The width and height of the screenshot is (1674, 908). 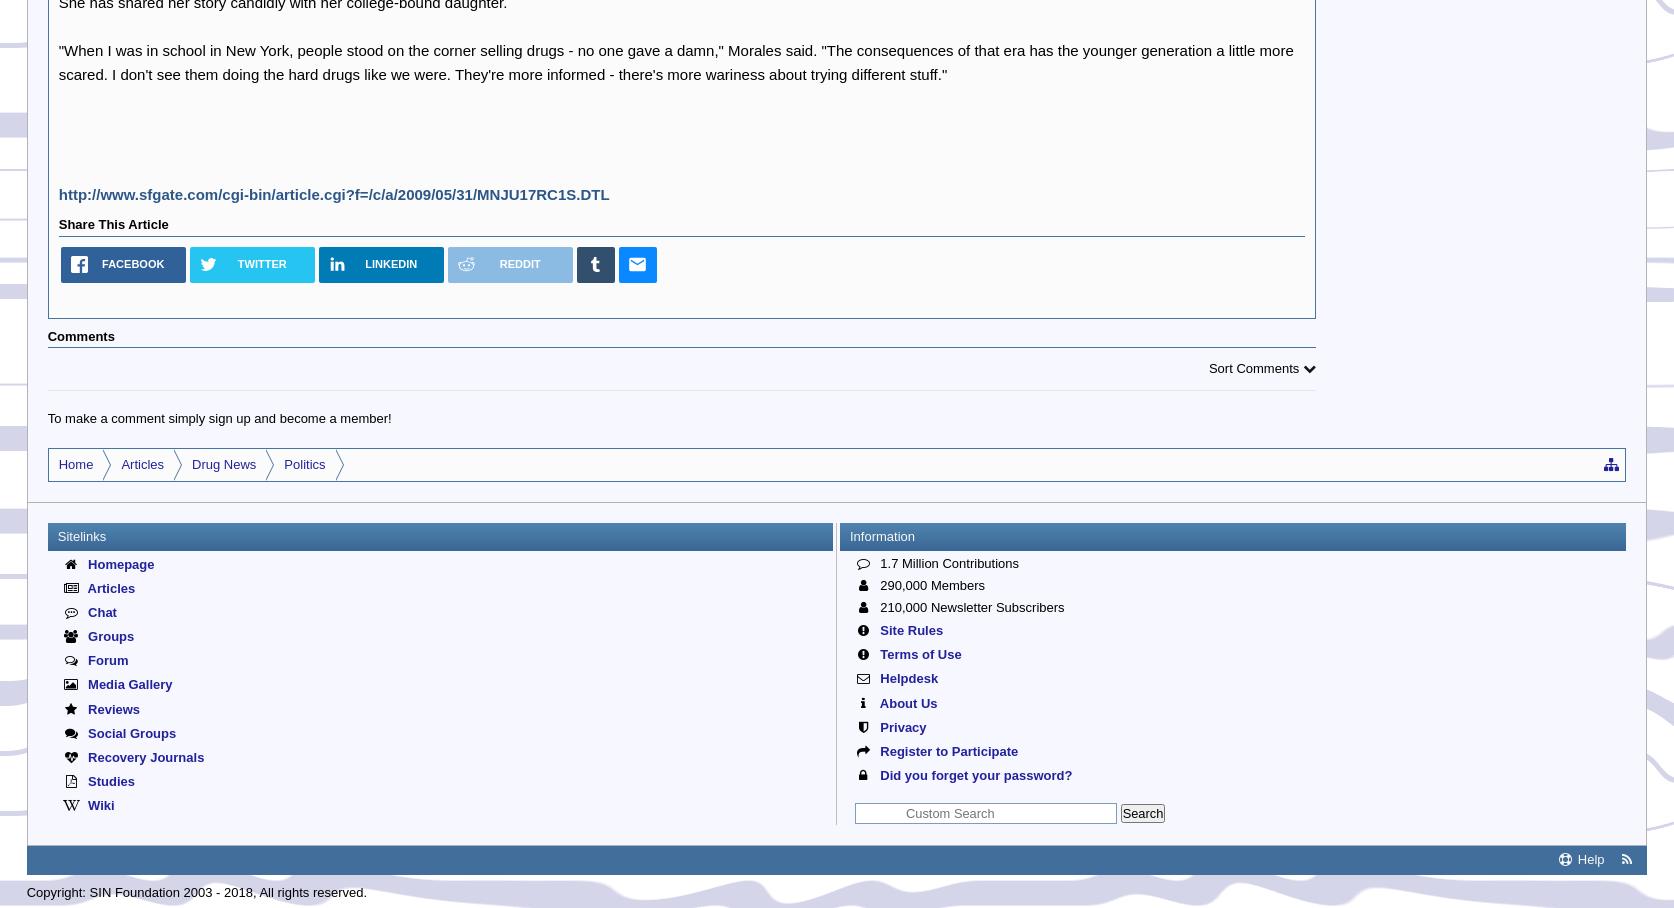 I want to click on 'Forum', so click(x=105, y=660).